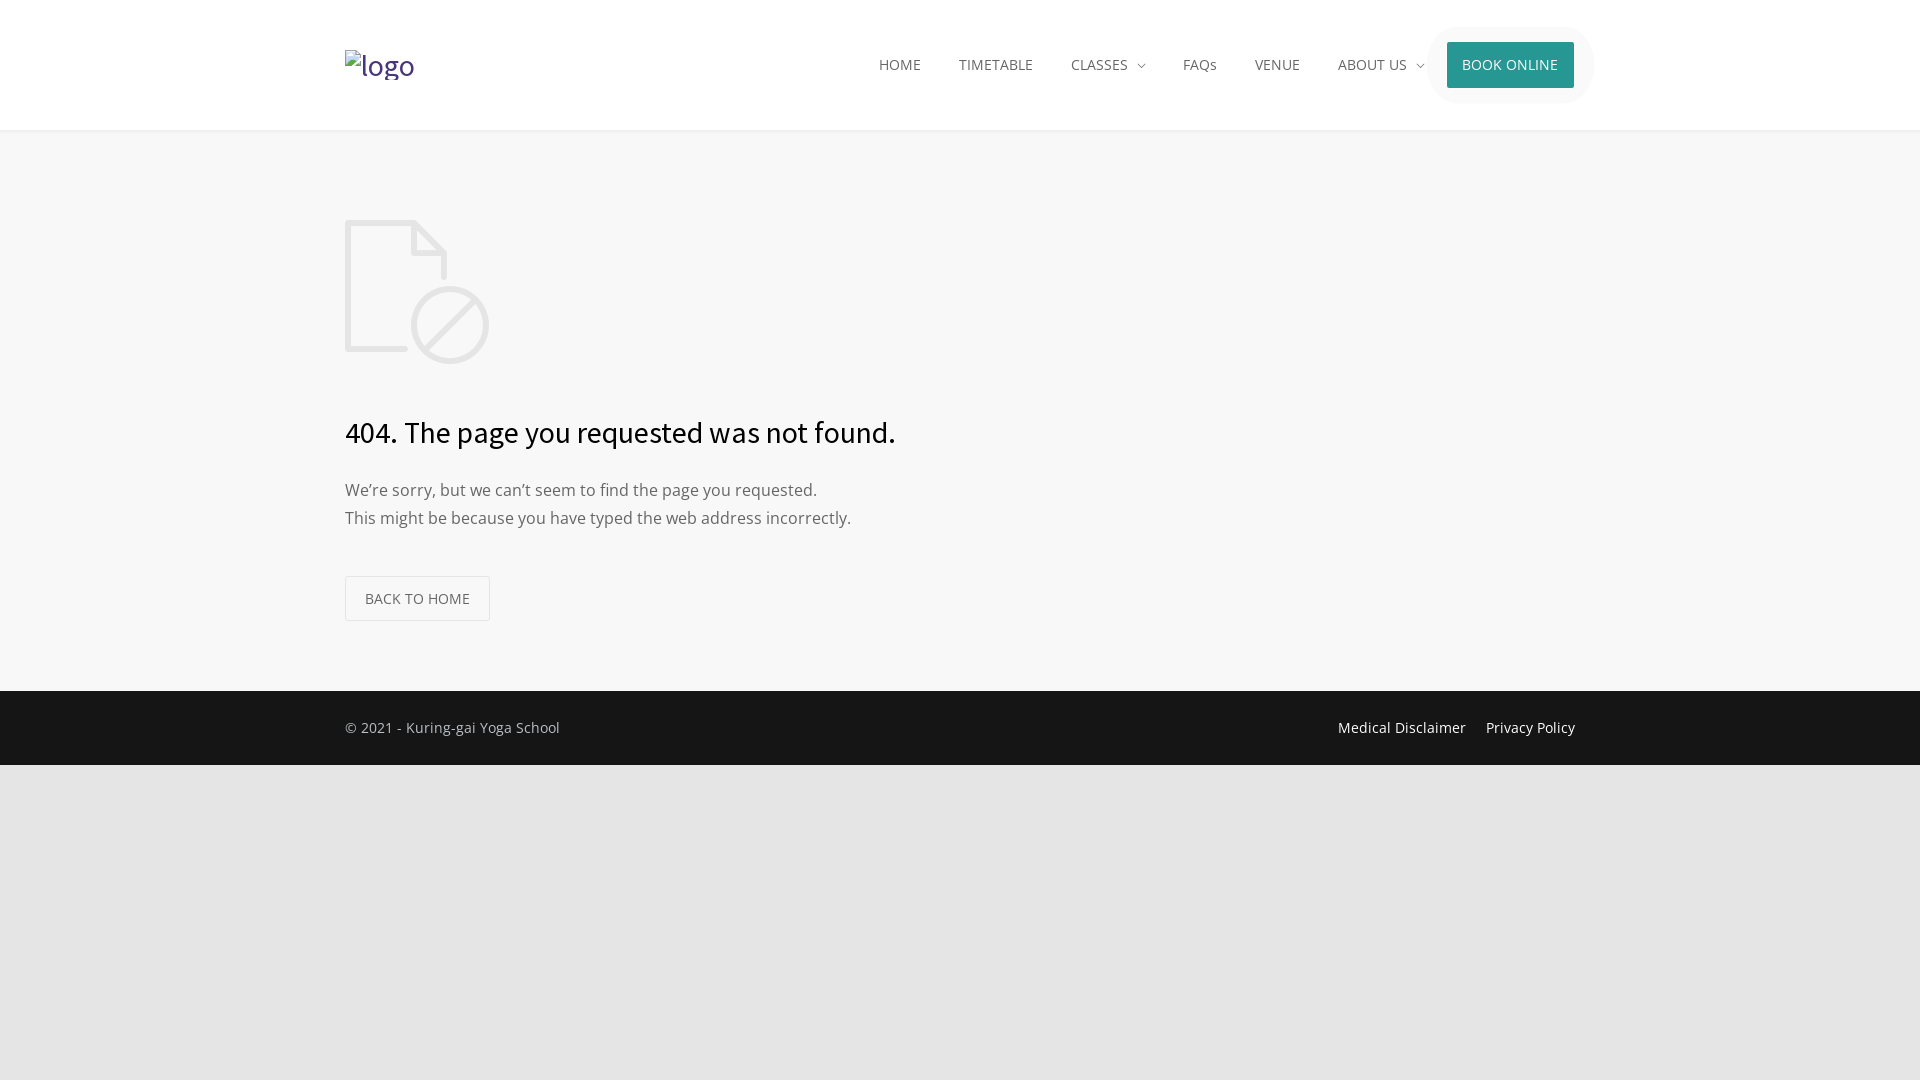 This screenshot has width=1920, height=1080. I want to click on 'FAQs', so click(1166, 64).